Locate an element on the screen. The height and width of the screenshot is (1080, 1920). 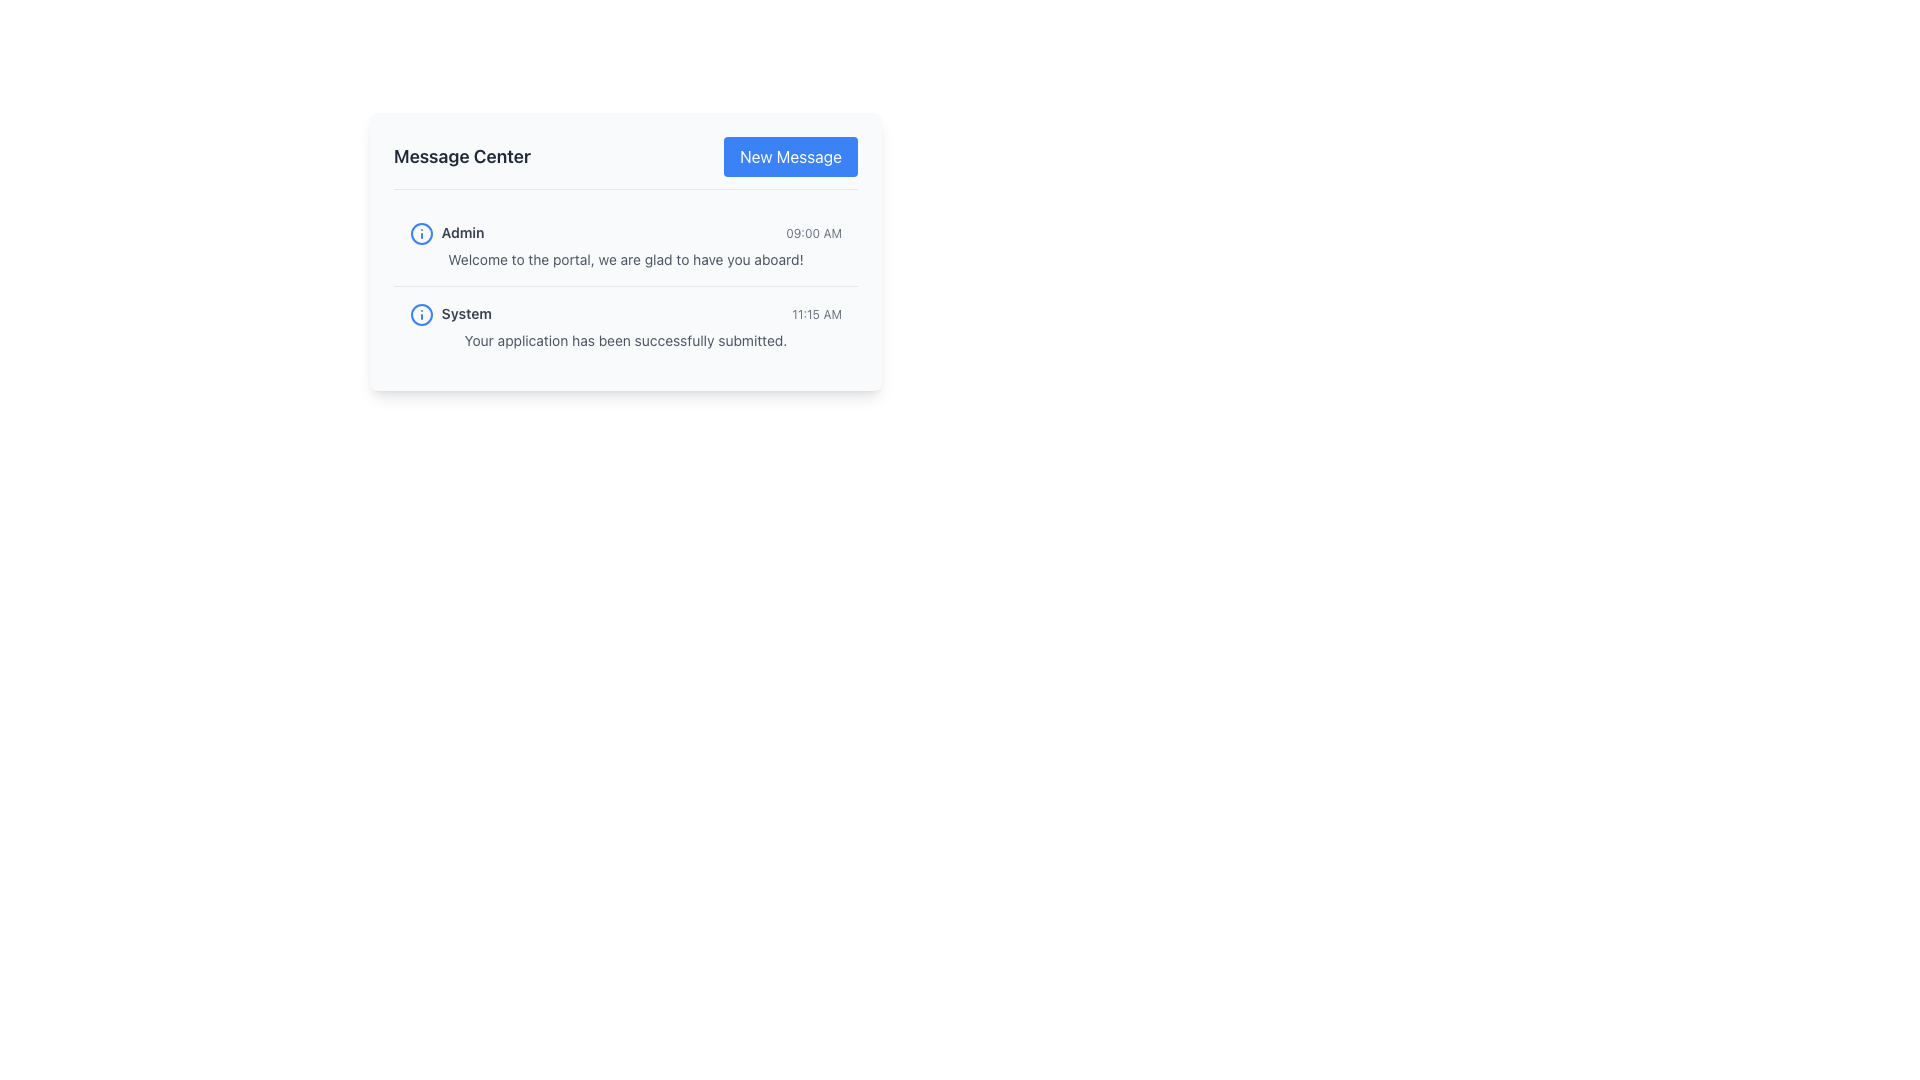
the Message Box displaying 'System' with the timestamp '11:15 AM' and the message 'Your application has been successfully submitted.' is located at coordinates (624, 325).